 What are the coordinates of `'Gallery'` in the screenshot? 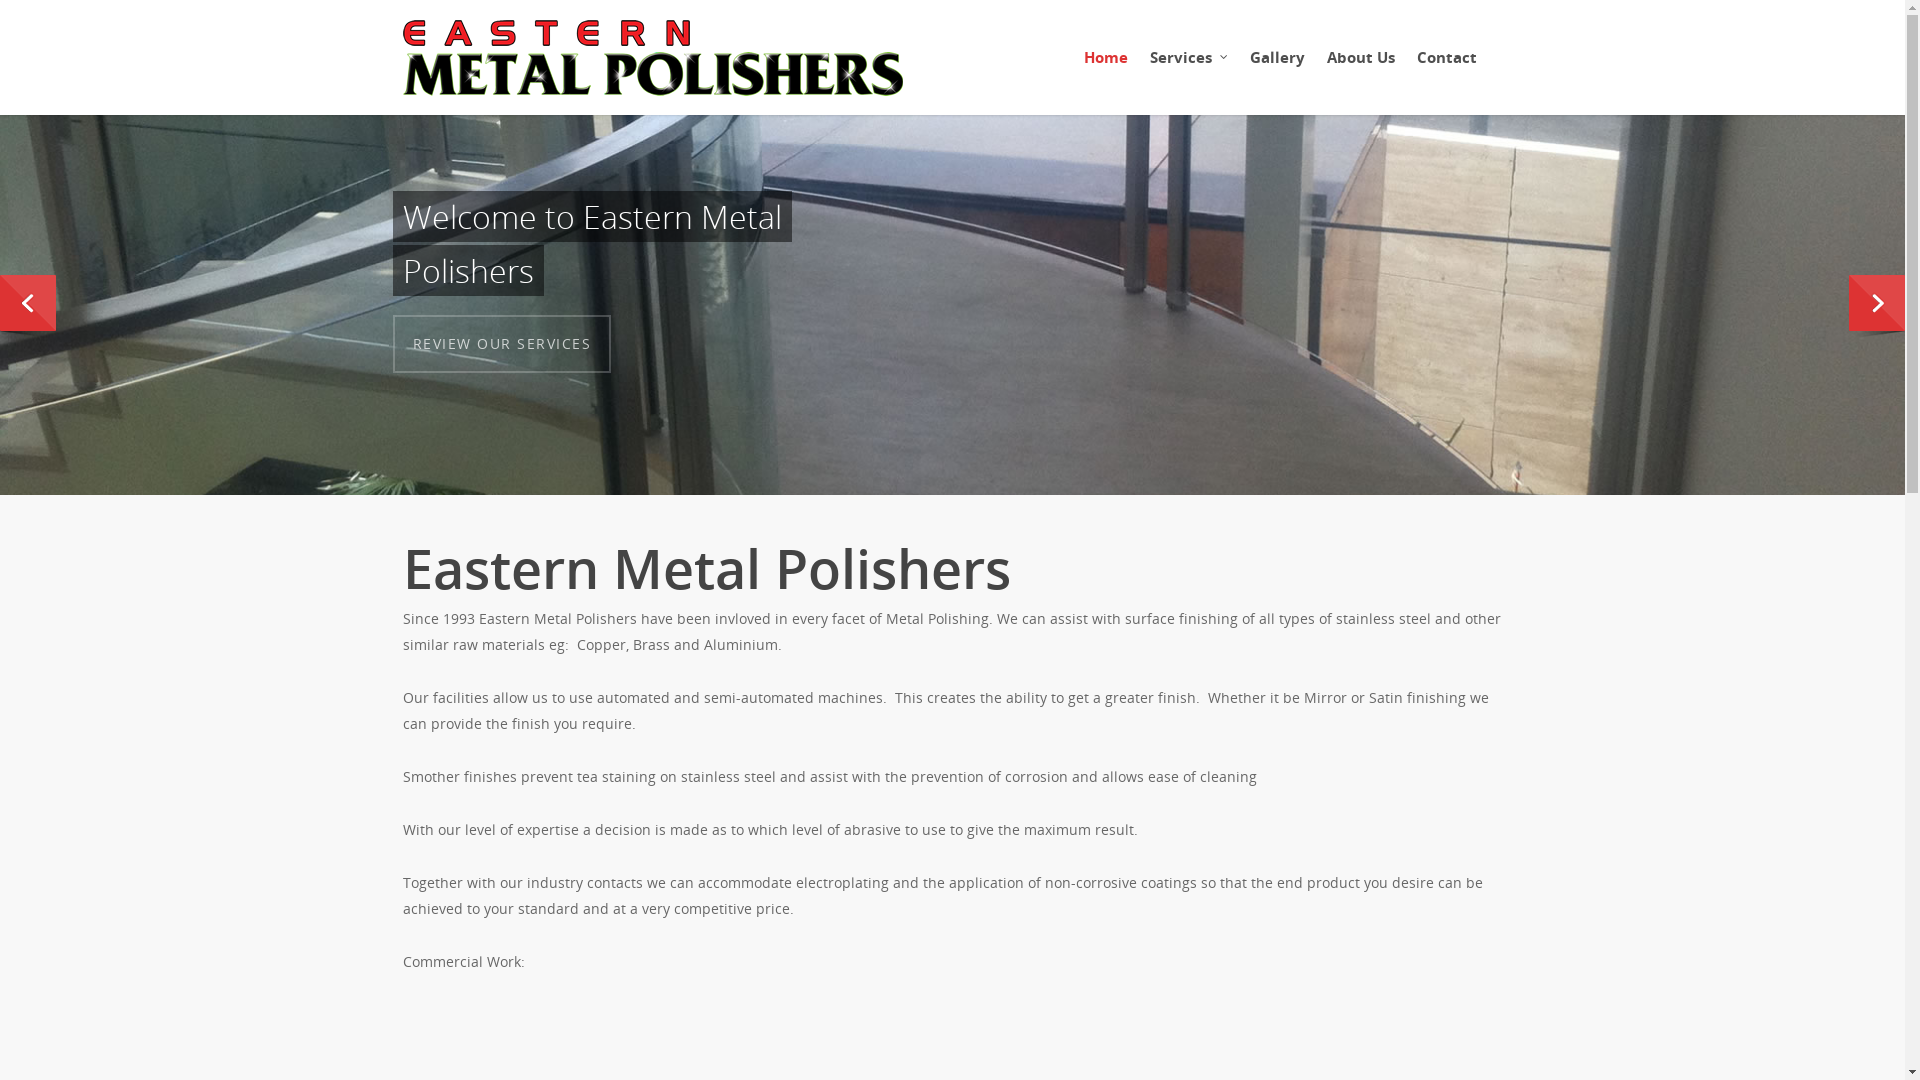 It's located at (1276, 66).